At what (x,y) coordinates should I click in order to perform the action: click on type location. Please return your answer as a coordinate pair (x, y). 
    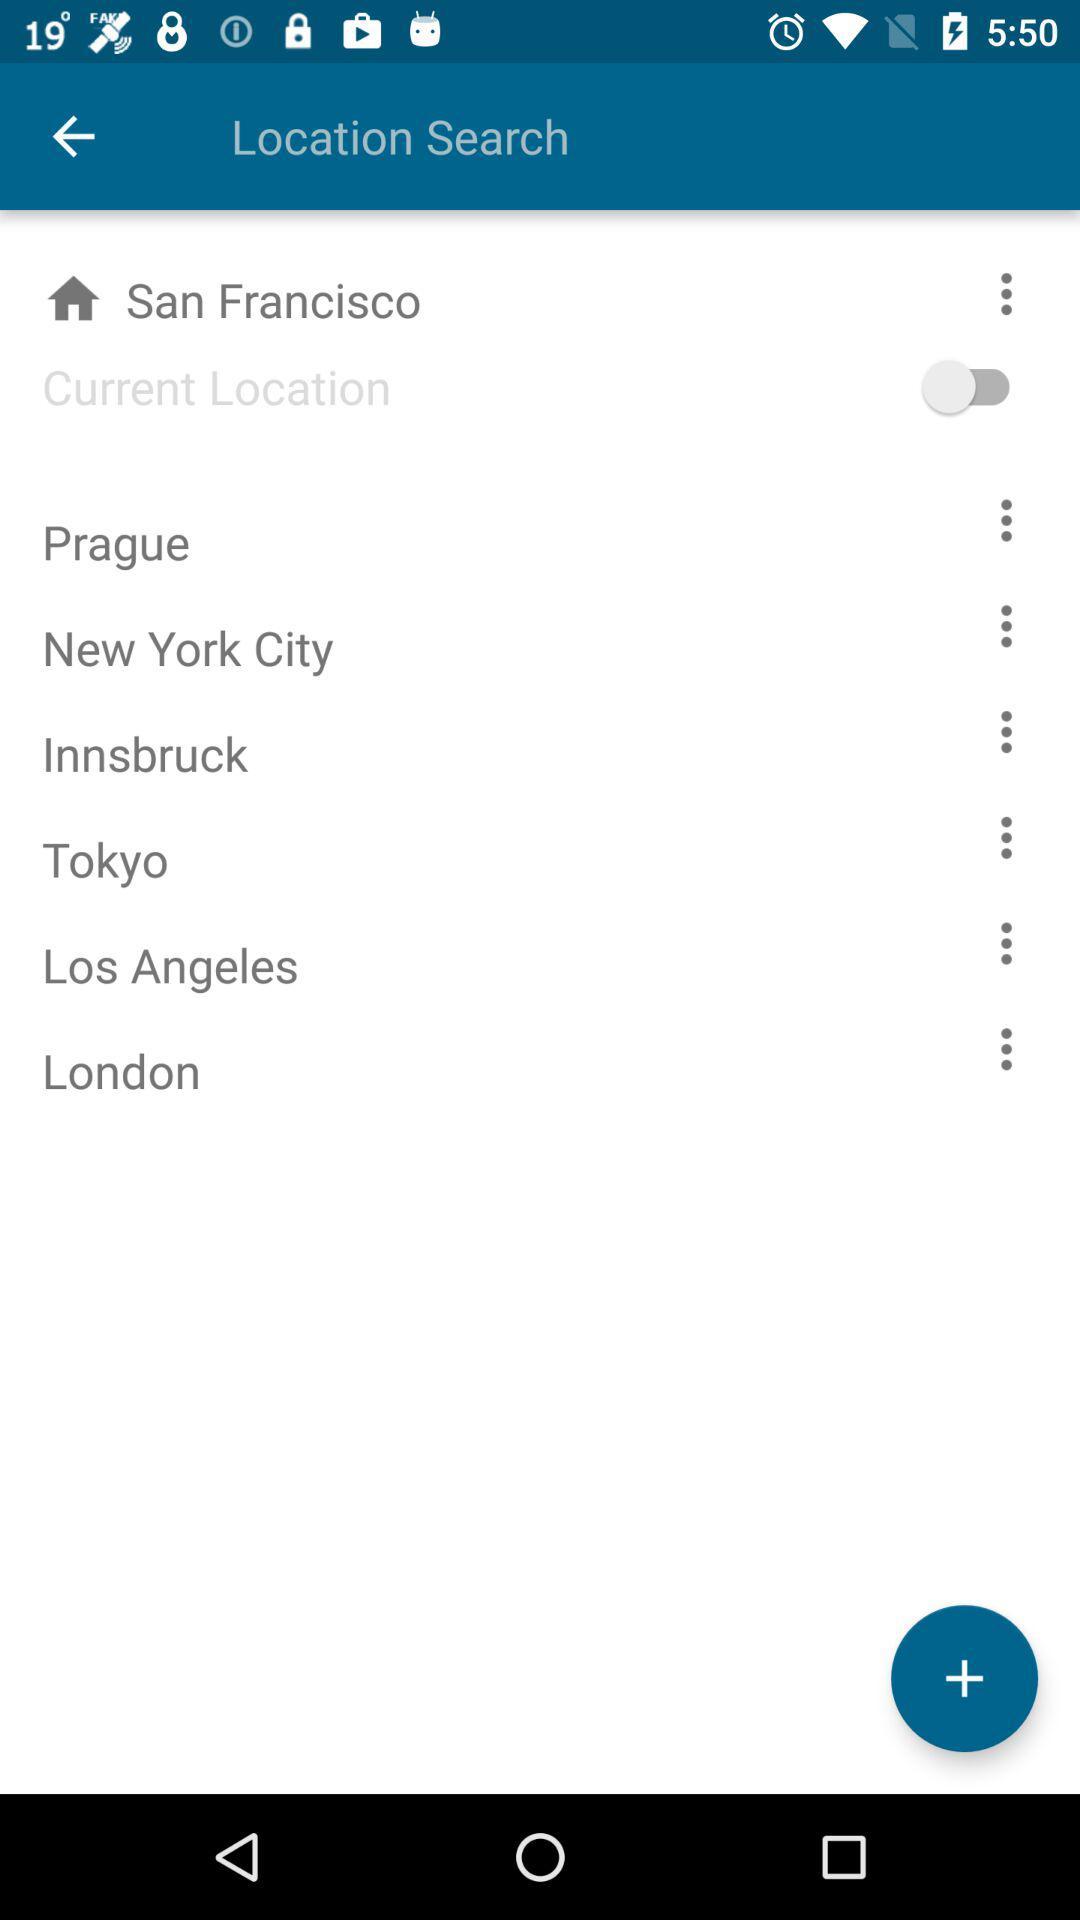
    Looking at the image, I should click on (612, 135).